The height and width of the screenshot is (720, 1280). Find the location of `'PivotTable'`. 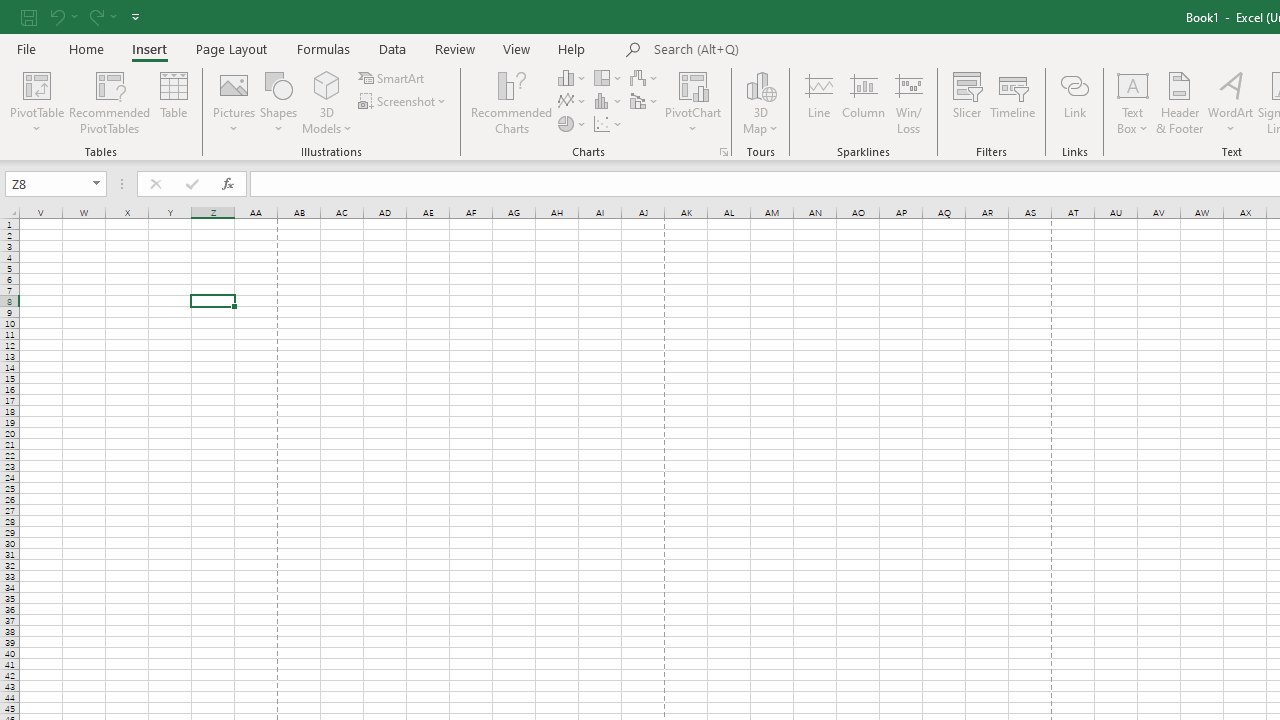

'PivotTable' is located at coordinates (37, 103).